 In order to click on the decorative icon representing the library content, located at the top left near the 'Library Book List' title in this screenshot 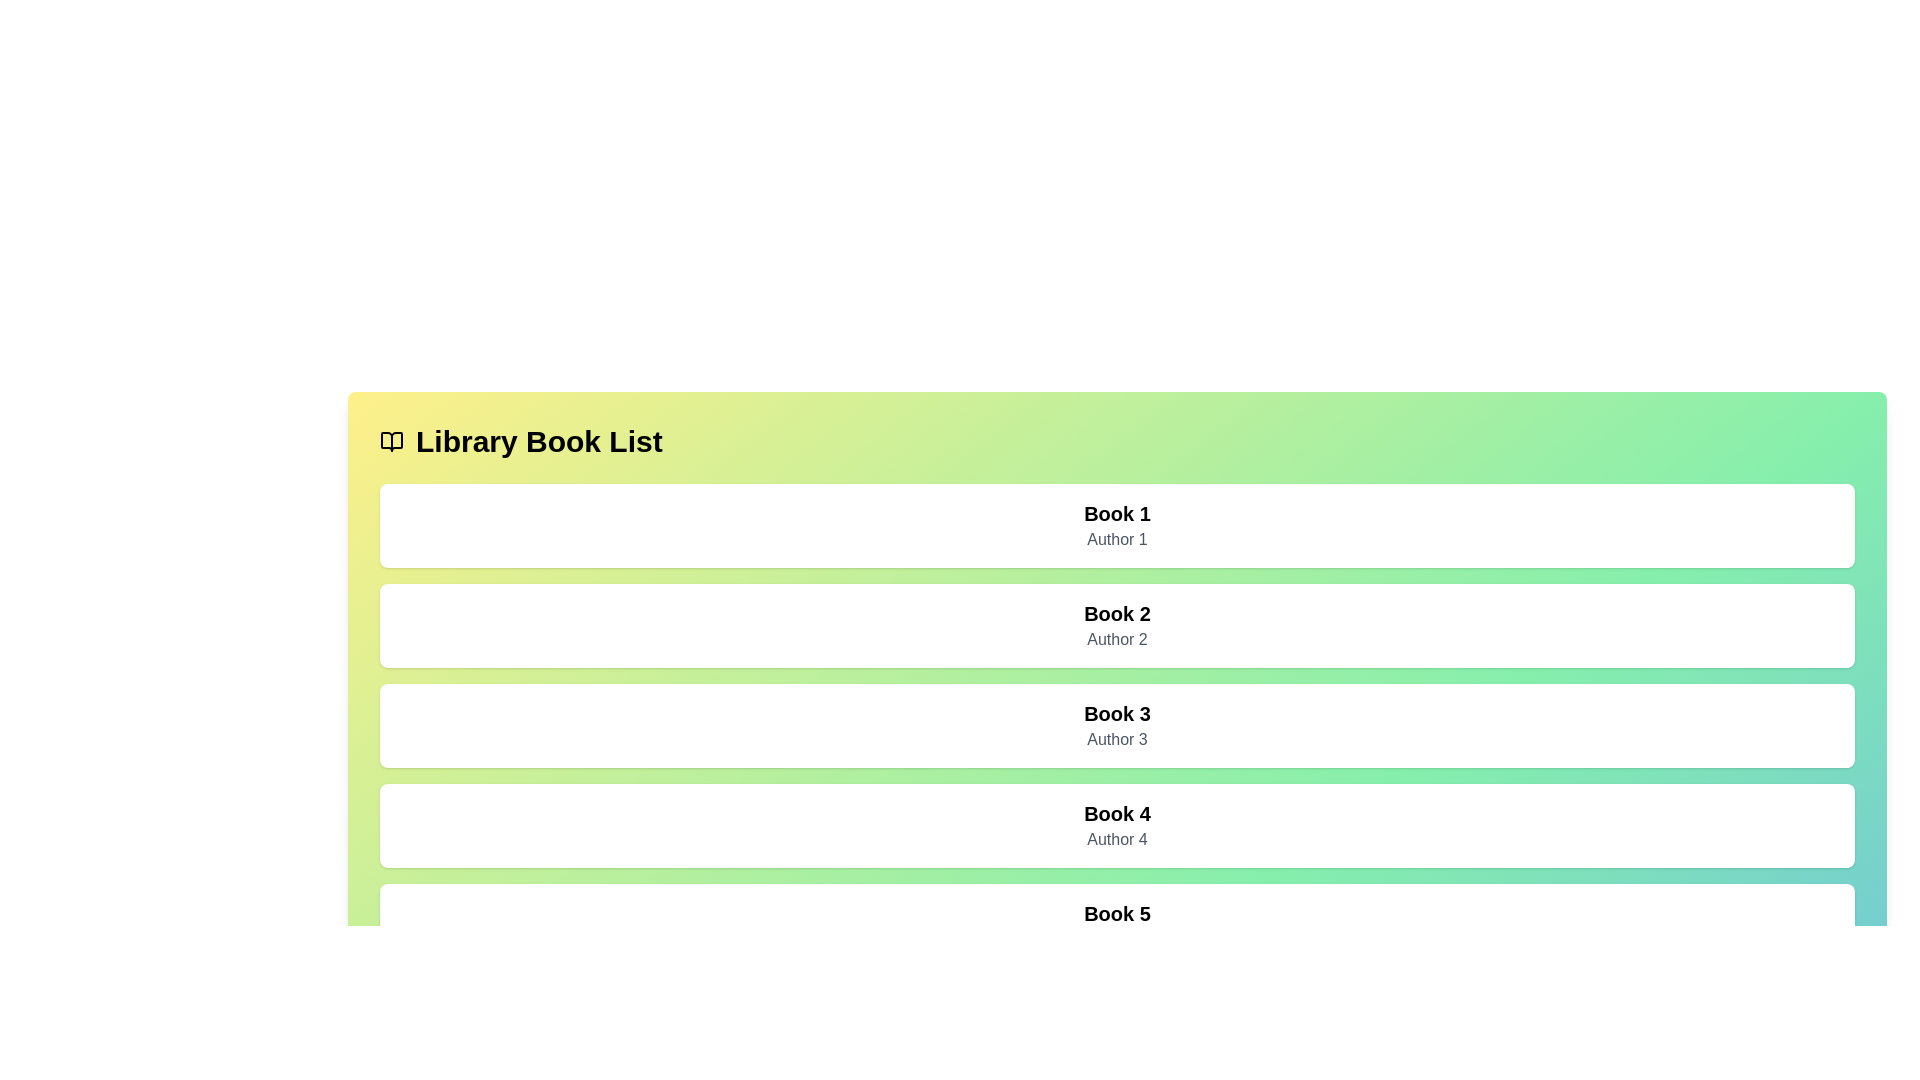, I will do `click(392, 441)`.